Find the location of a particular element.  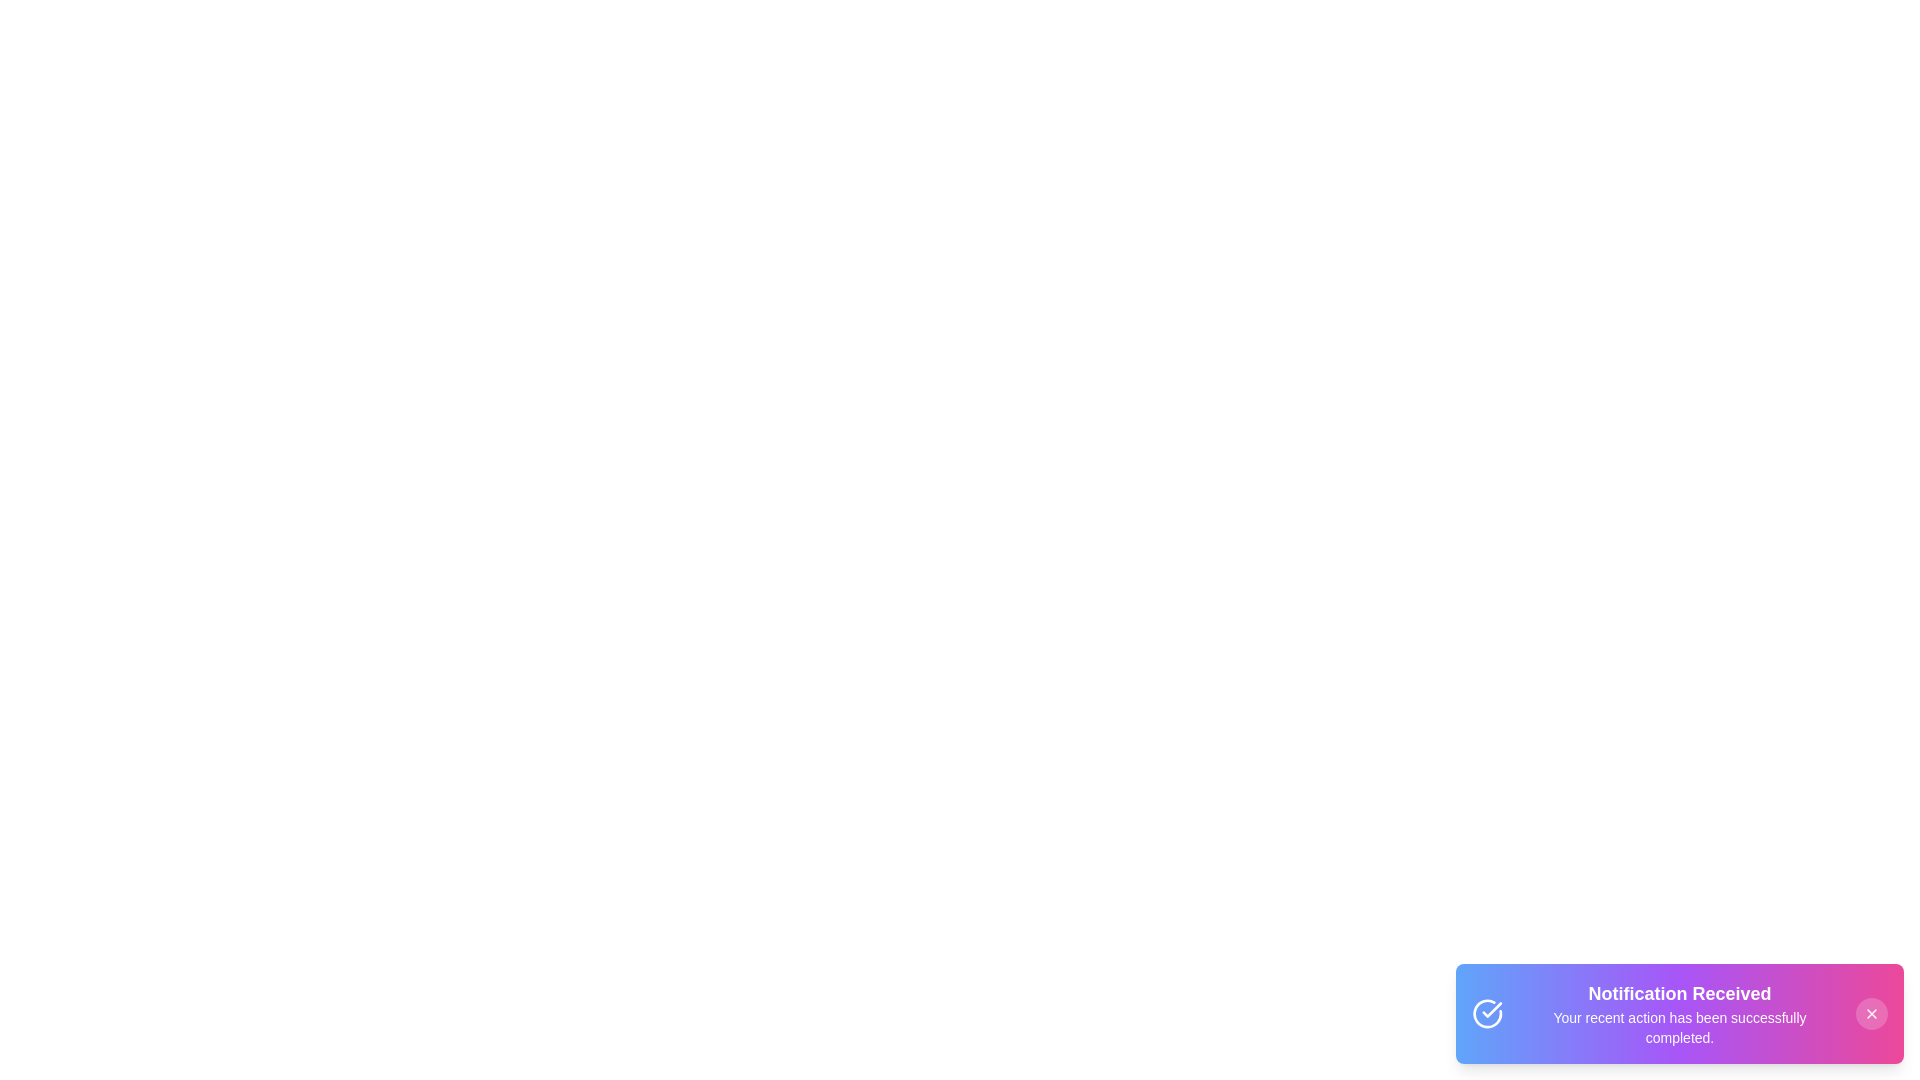

close button on the notification to dismiss it is located at coordinates (1871, 1014).